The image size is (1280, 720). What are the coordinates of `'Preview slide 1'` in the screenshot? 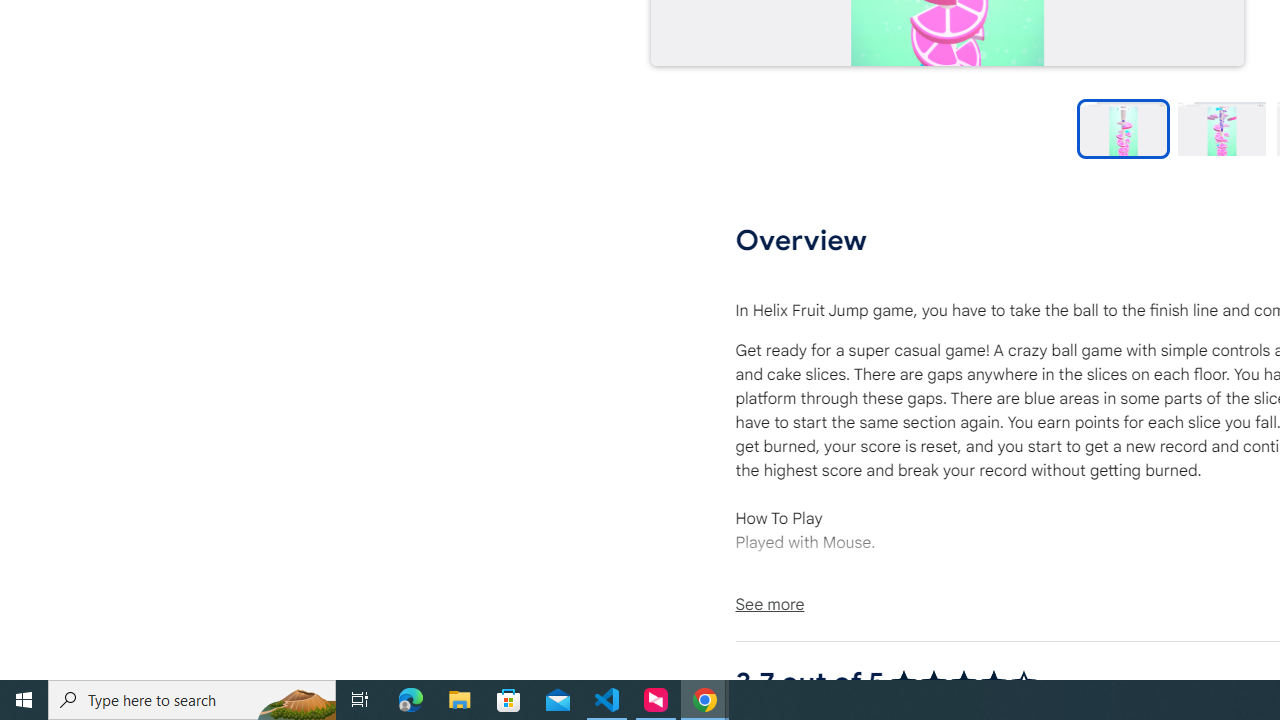 It's located at (1123, 128).